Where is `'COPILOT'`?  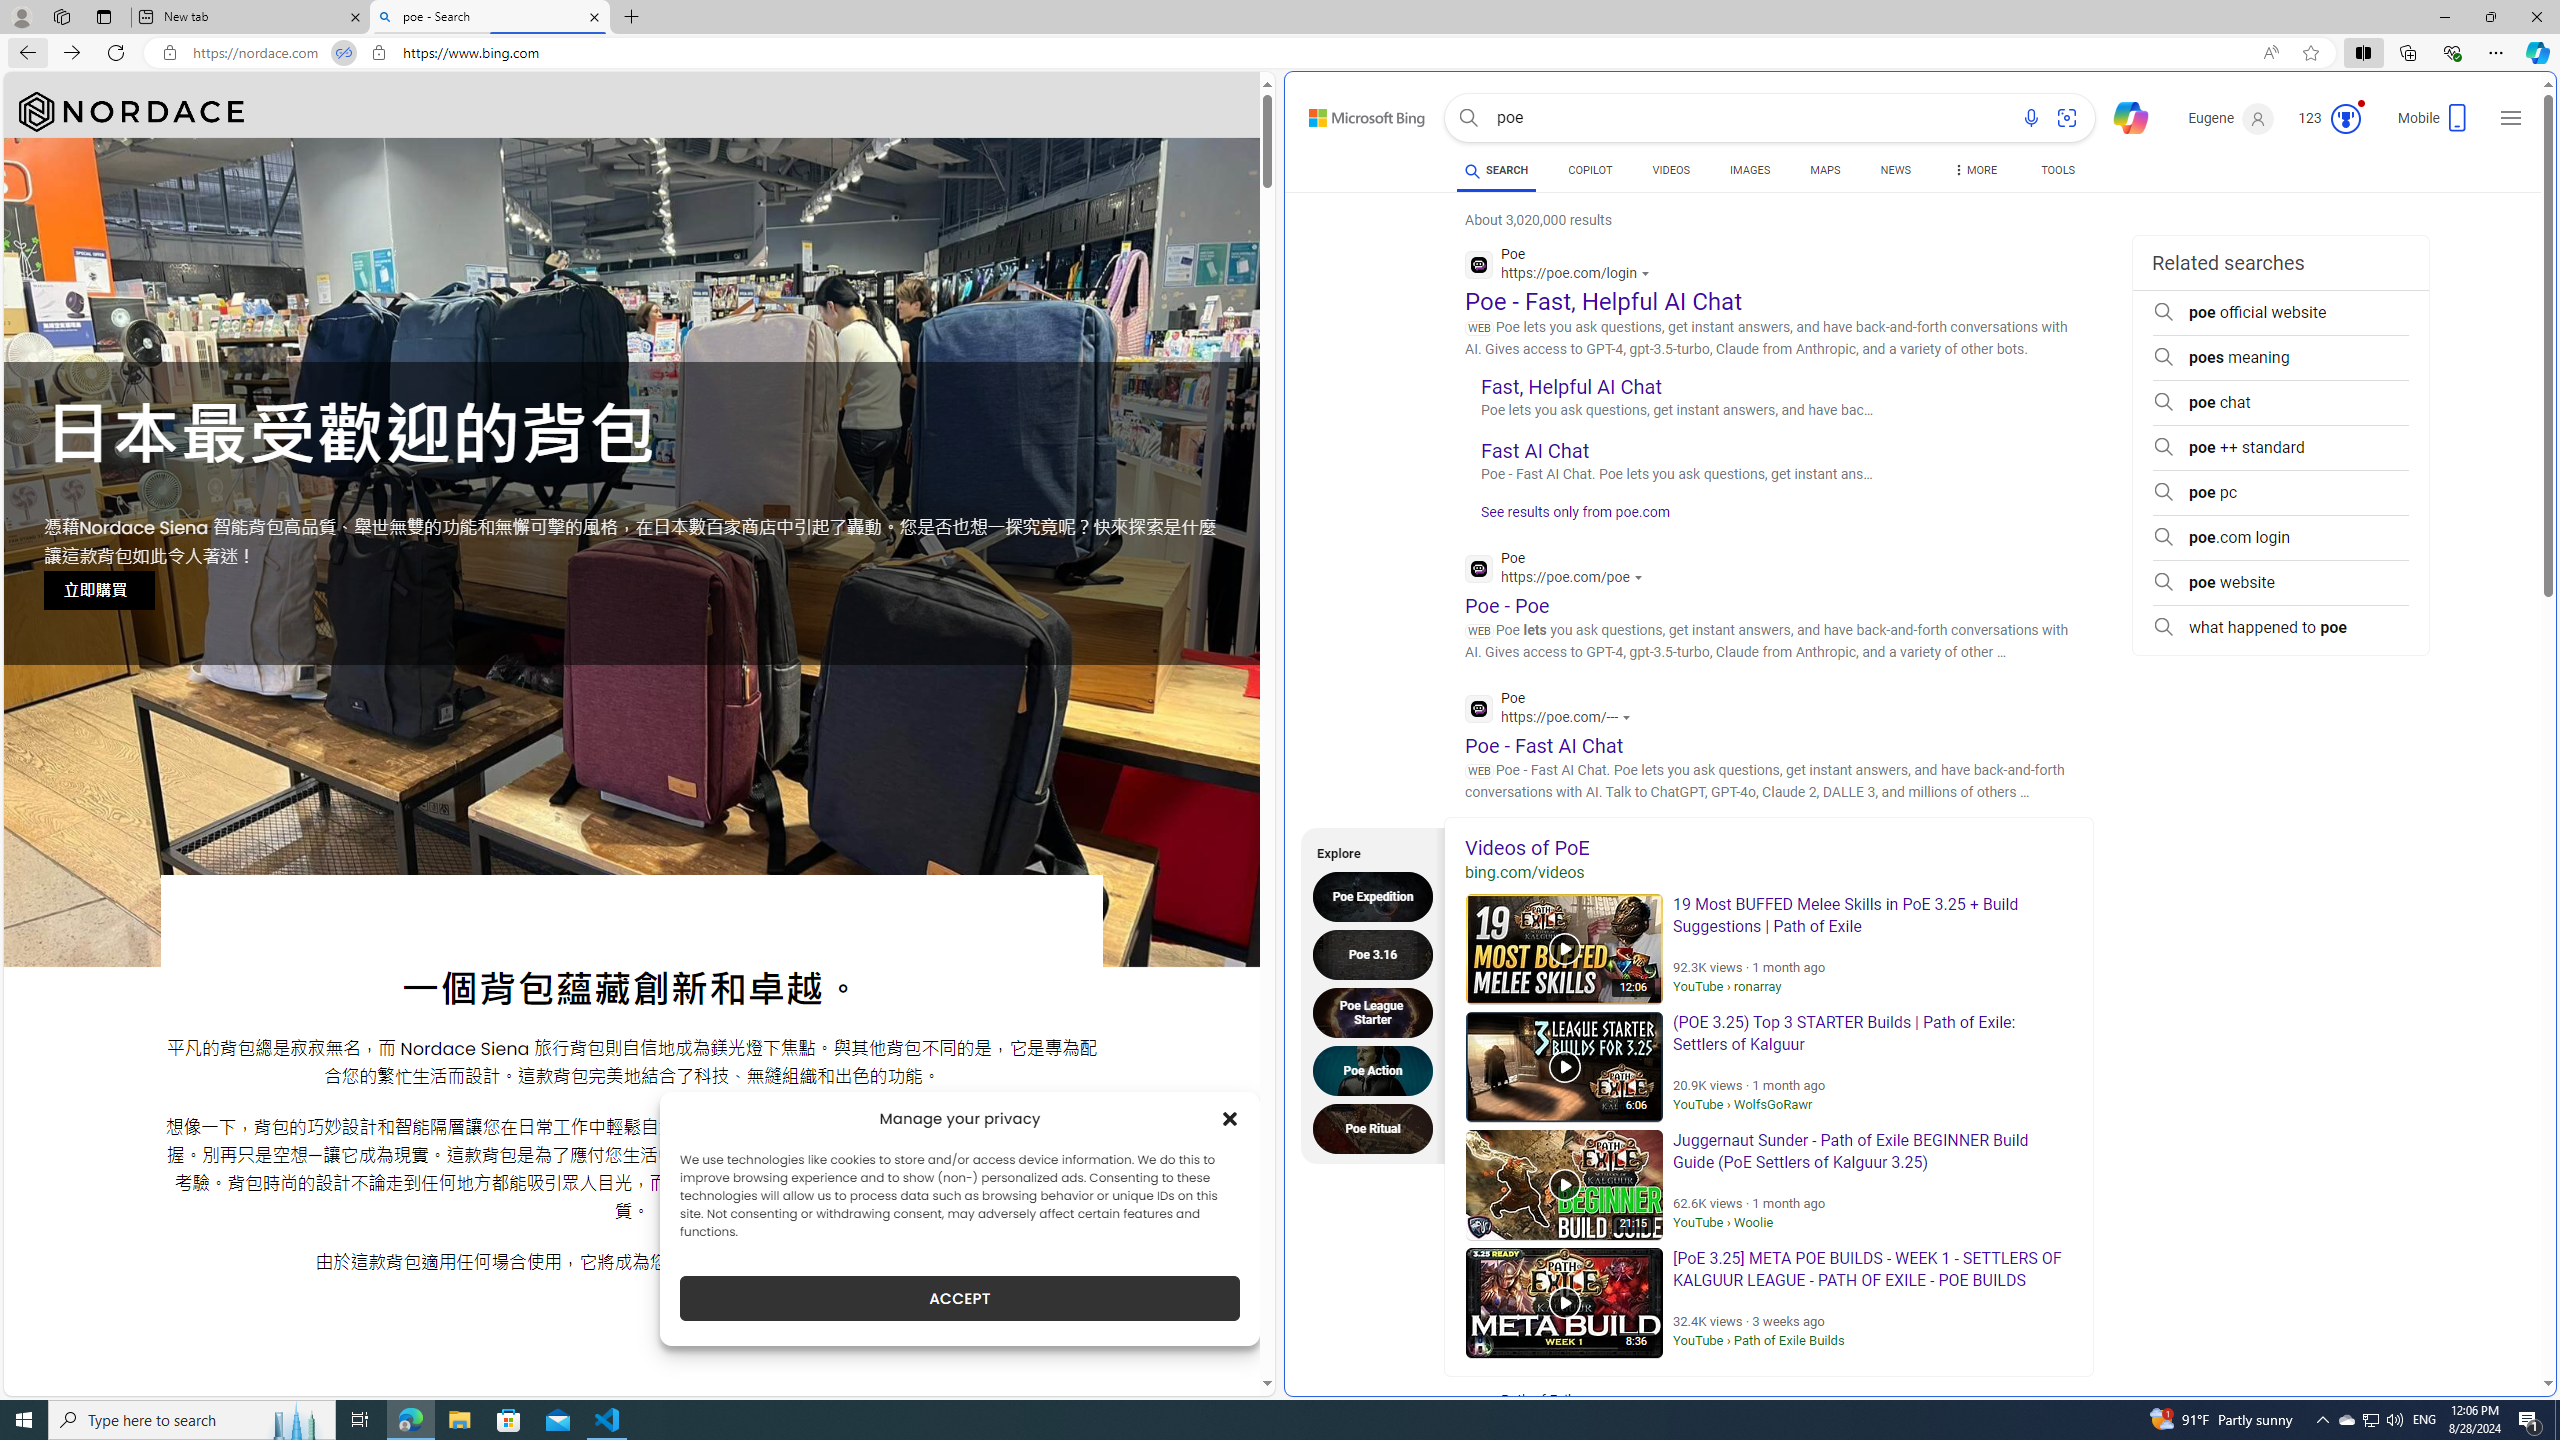 'COPILOT' is located at coordinates (1589, 169).